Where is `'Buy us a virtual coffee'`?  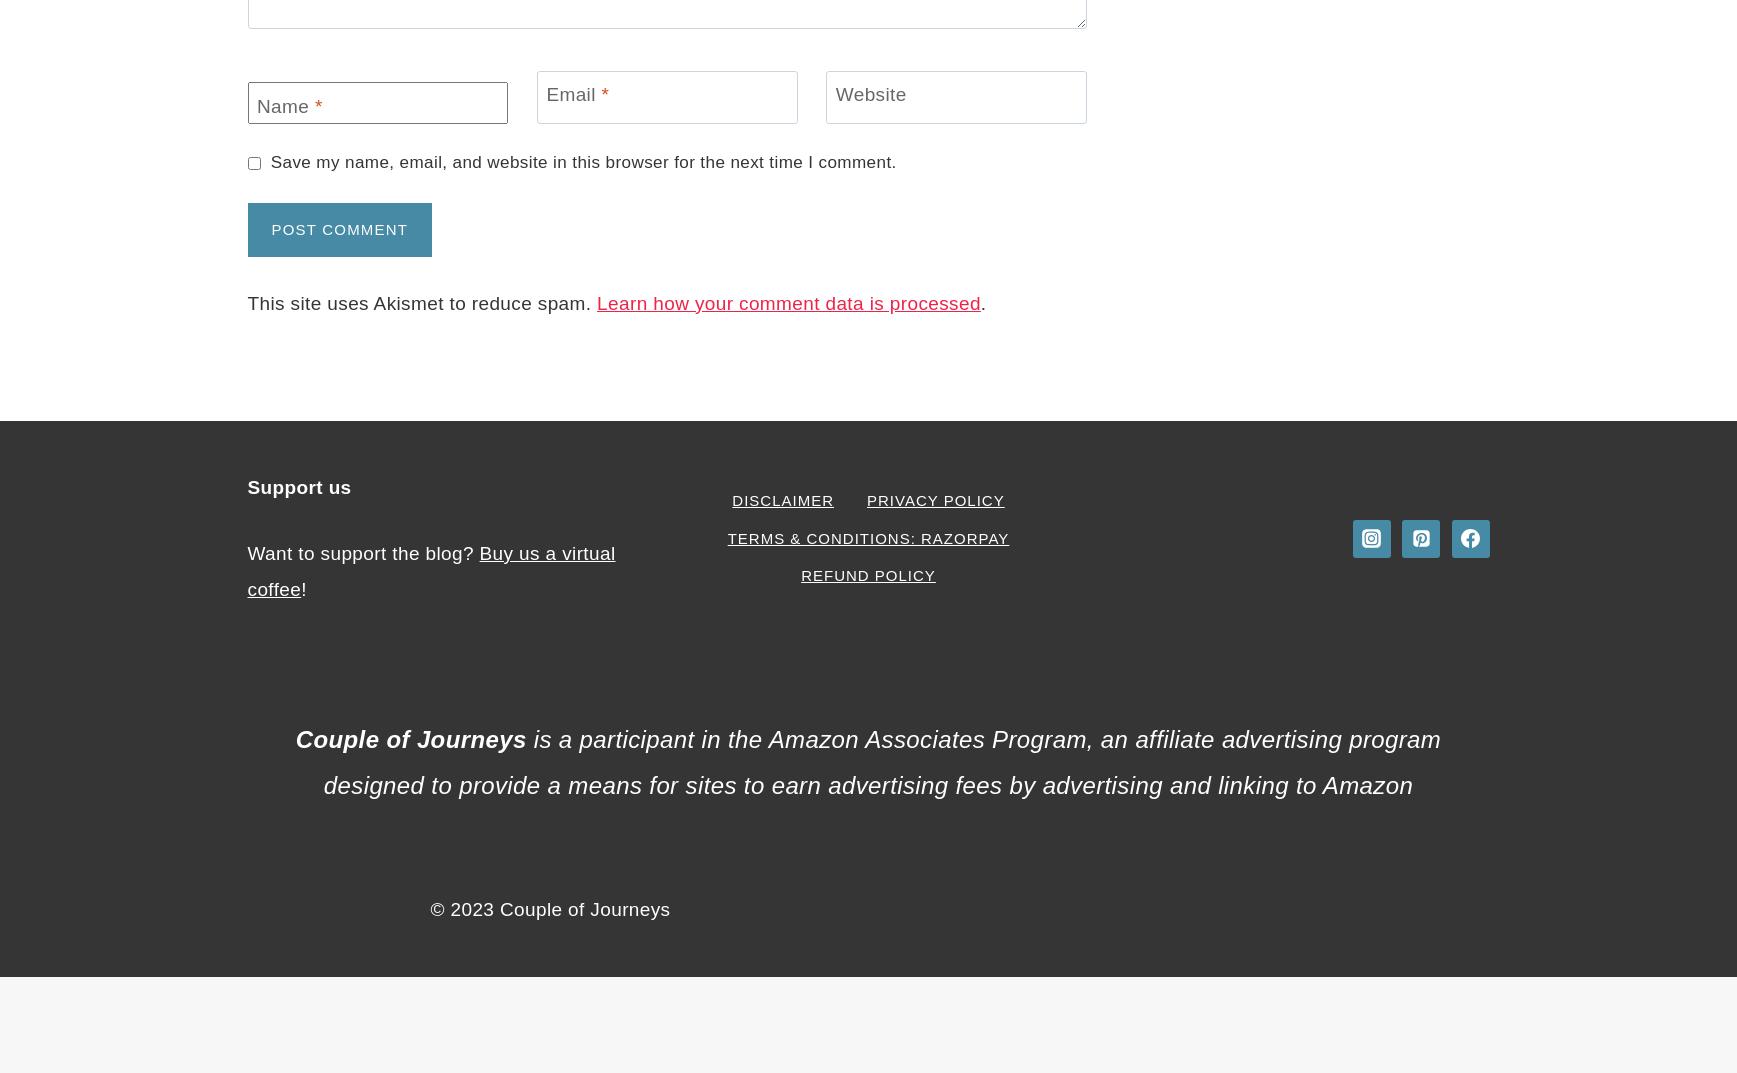
'Buy us a virtual coffee' is located at coordinates (429, 570).